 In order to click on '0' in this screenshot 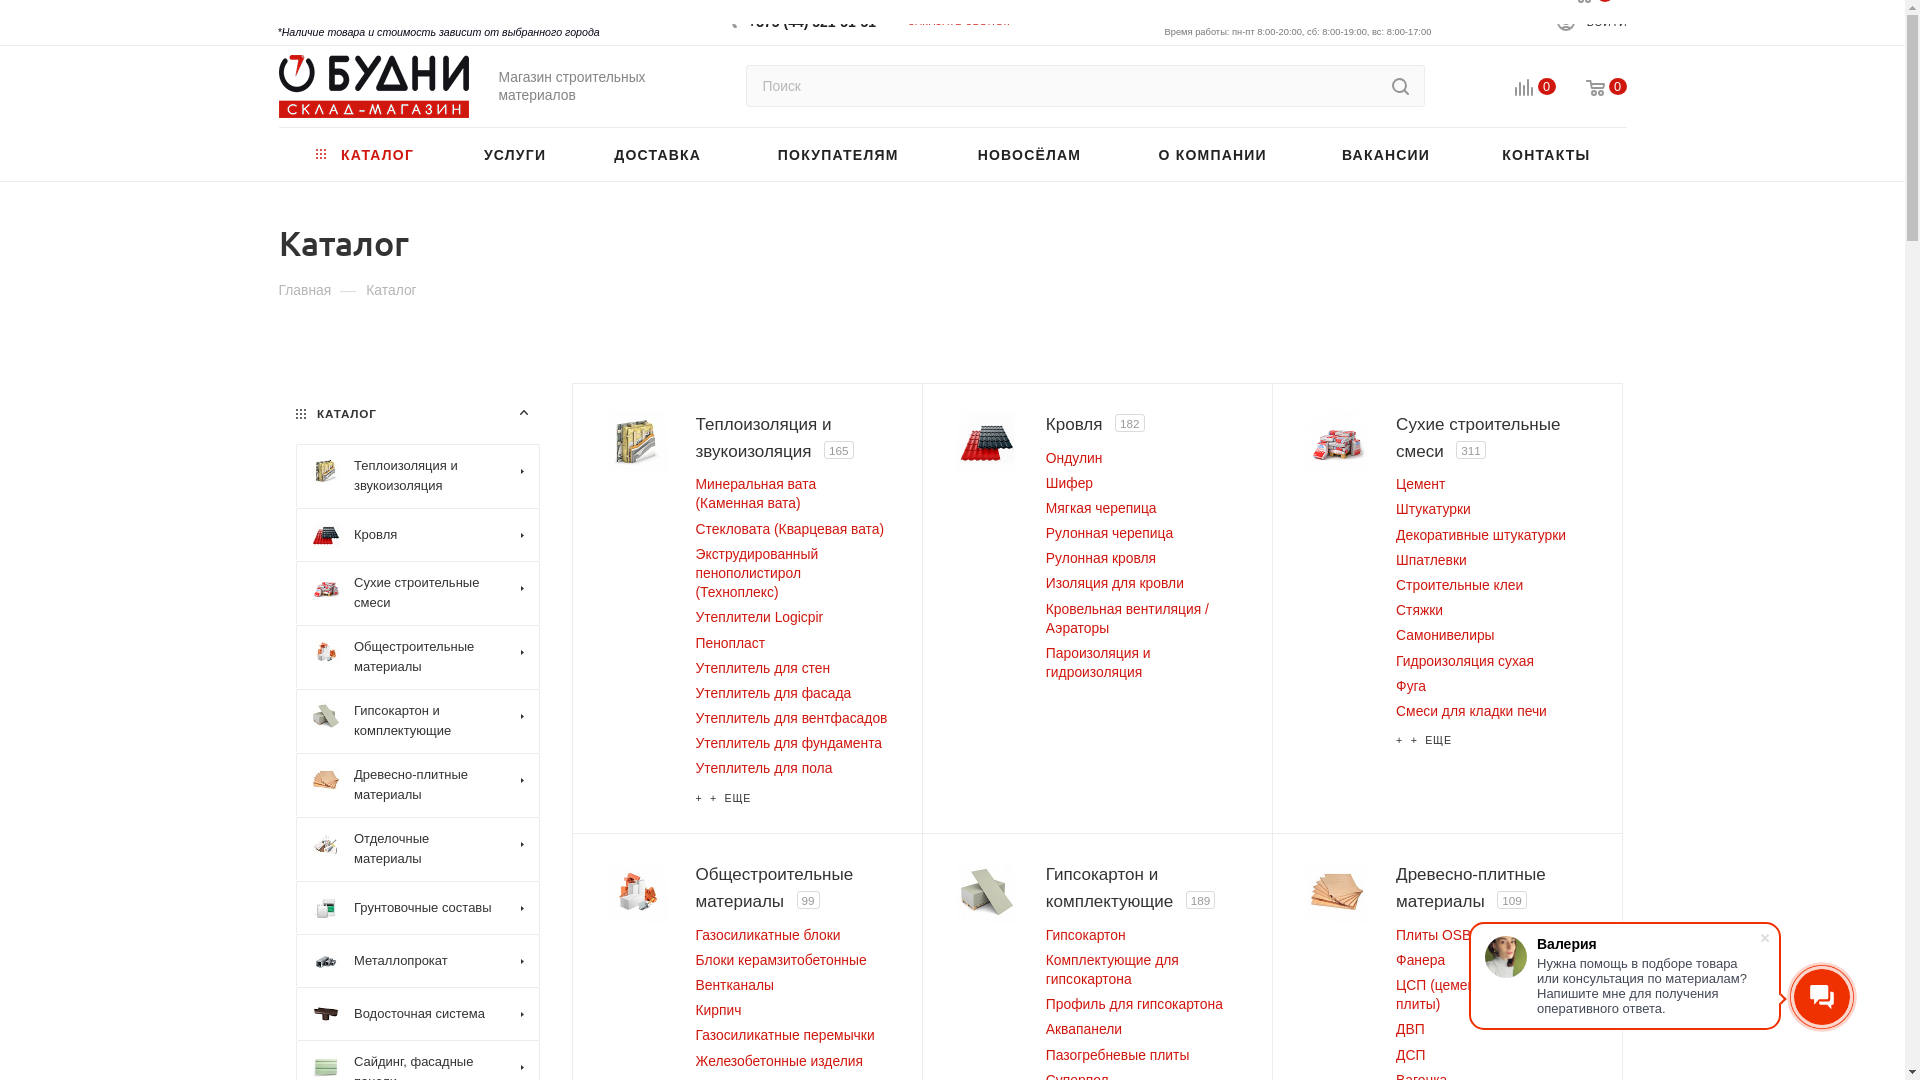, I will do `click(1483, 87)`.